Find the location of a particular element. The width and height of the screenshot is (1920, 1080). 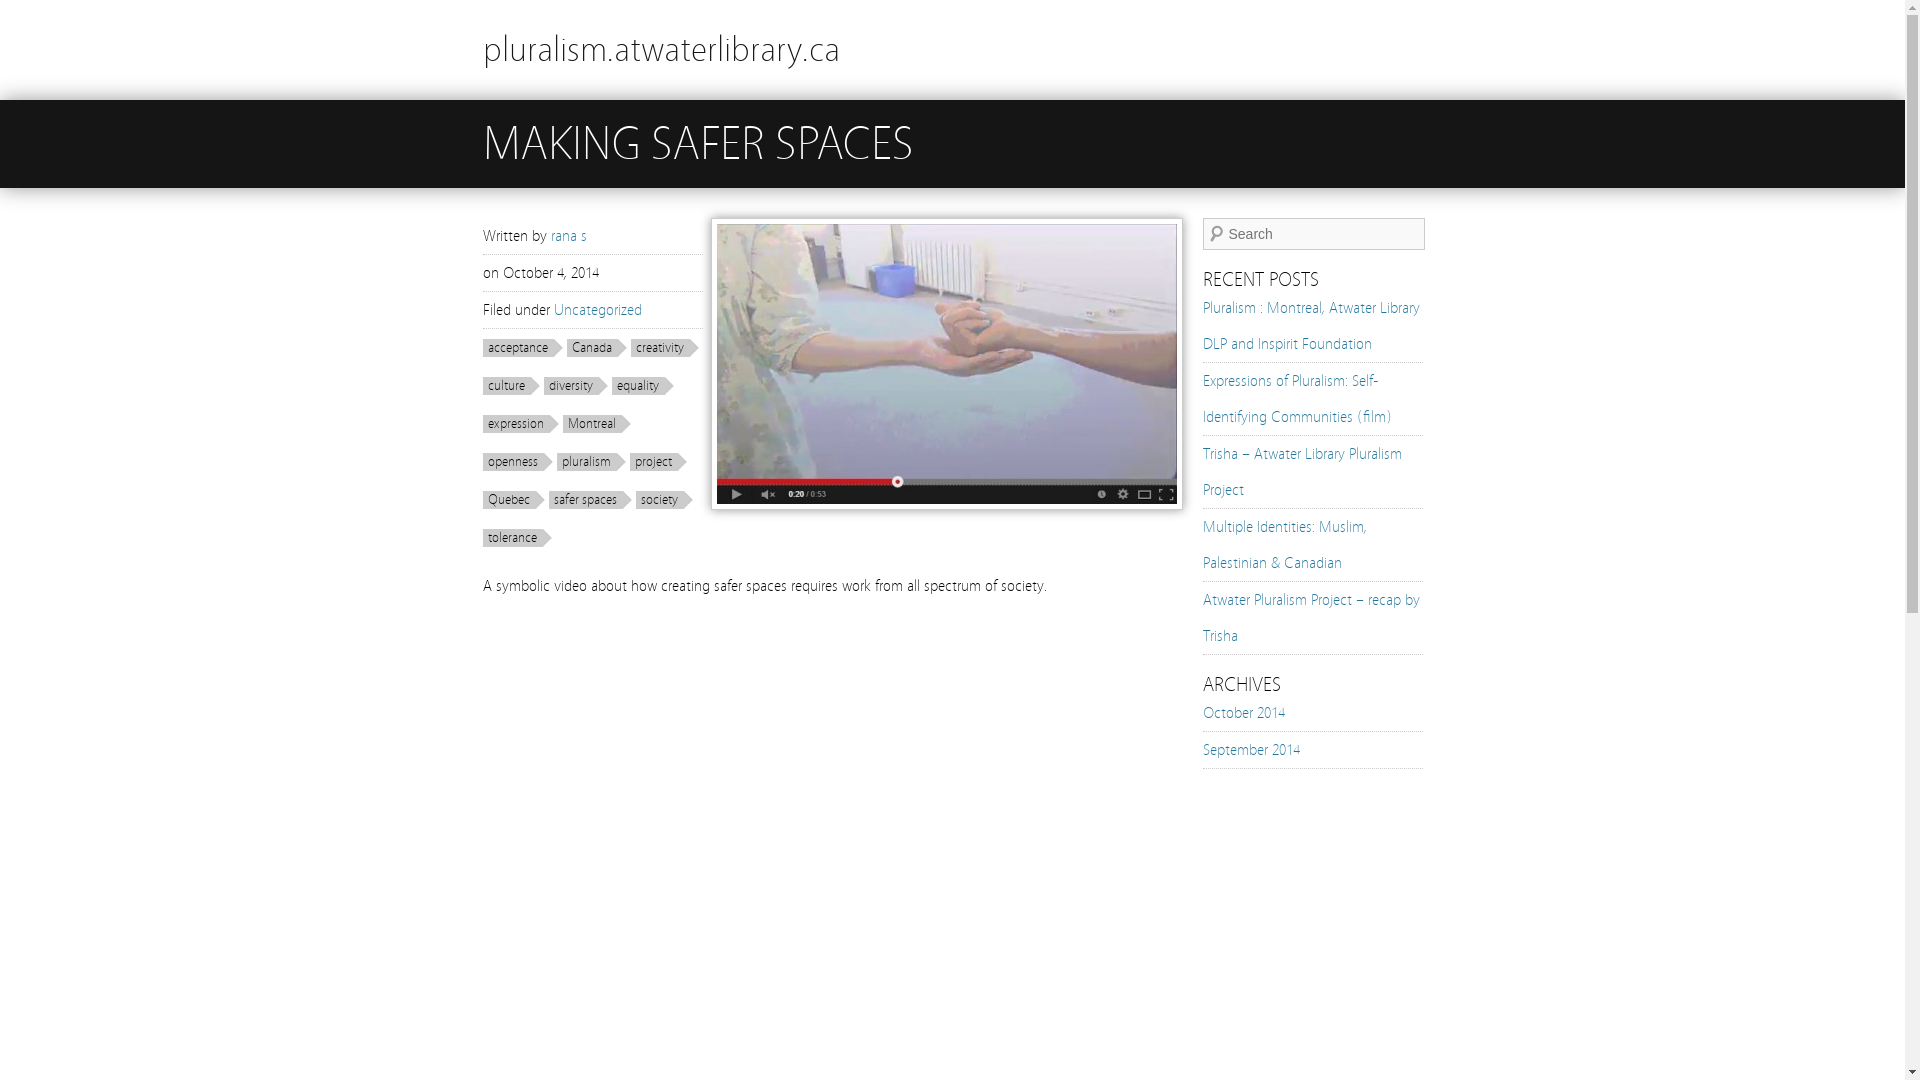

'expression' is located at coordinates (519, 423).